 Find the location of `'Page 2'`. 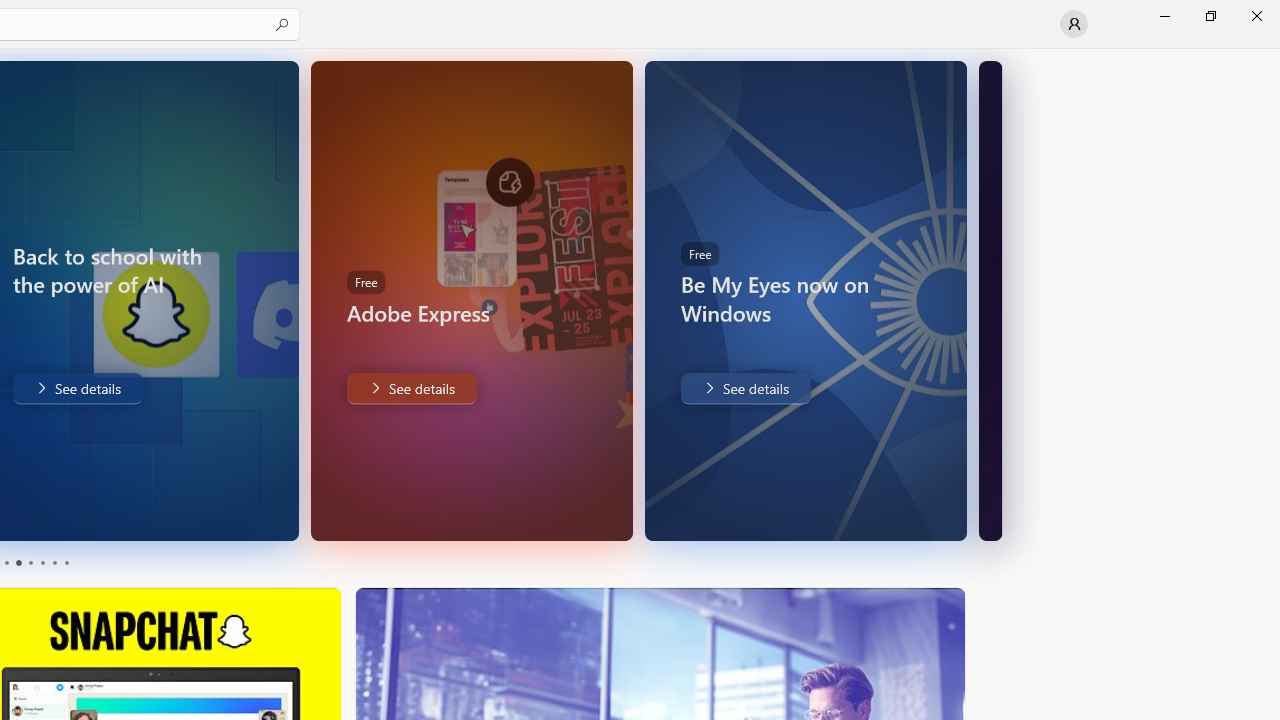

'Page 2' is located at coordinates (17, 563).